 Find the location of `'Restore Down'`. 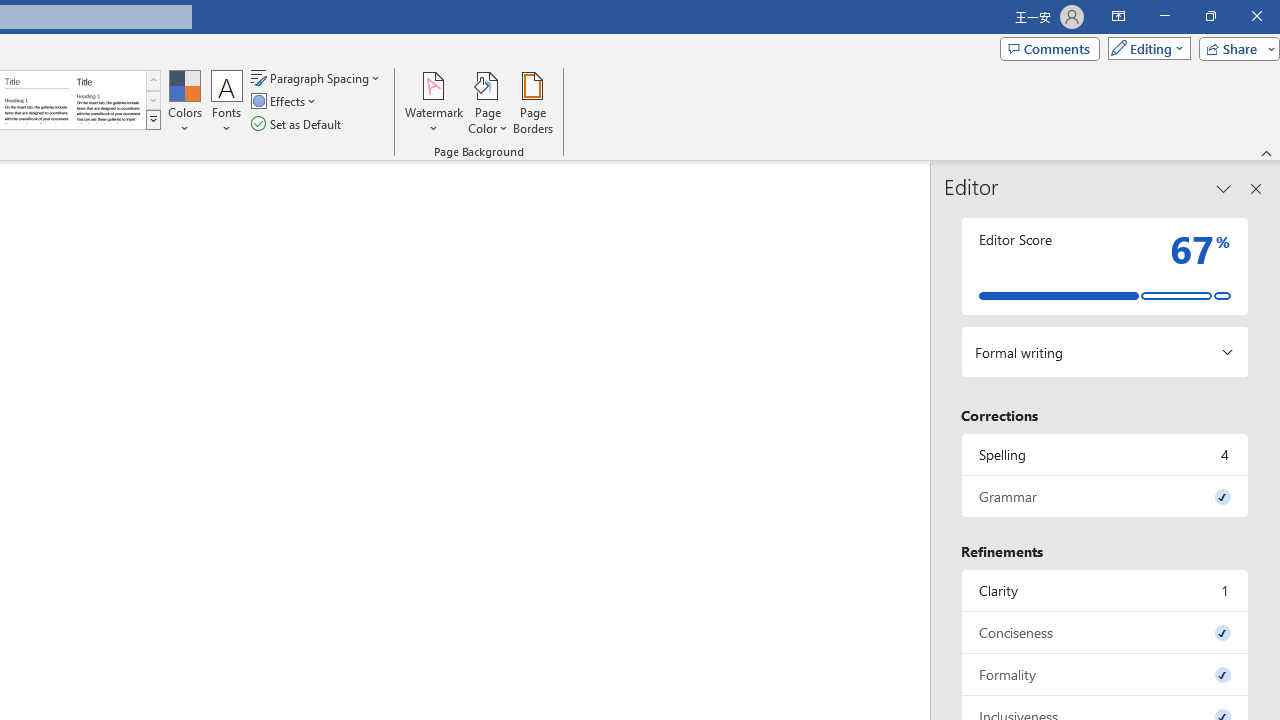

'Restore Down' is located at coordinates (1209, 16).